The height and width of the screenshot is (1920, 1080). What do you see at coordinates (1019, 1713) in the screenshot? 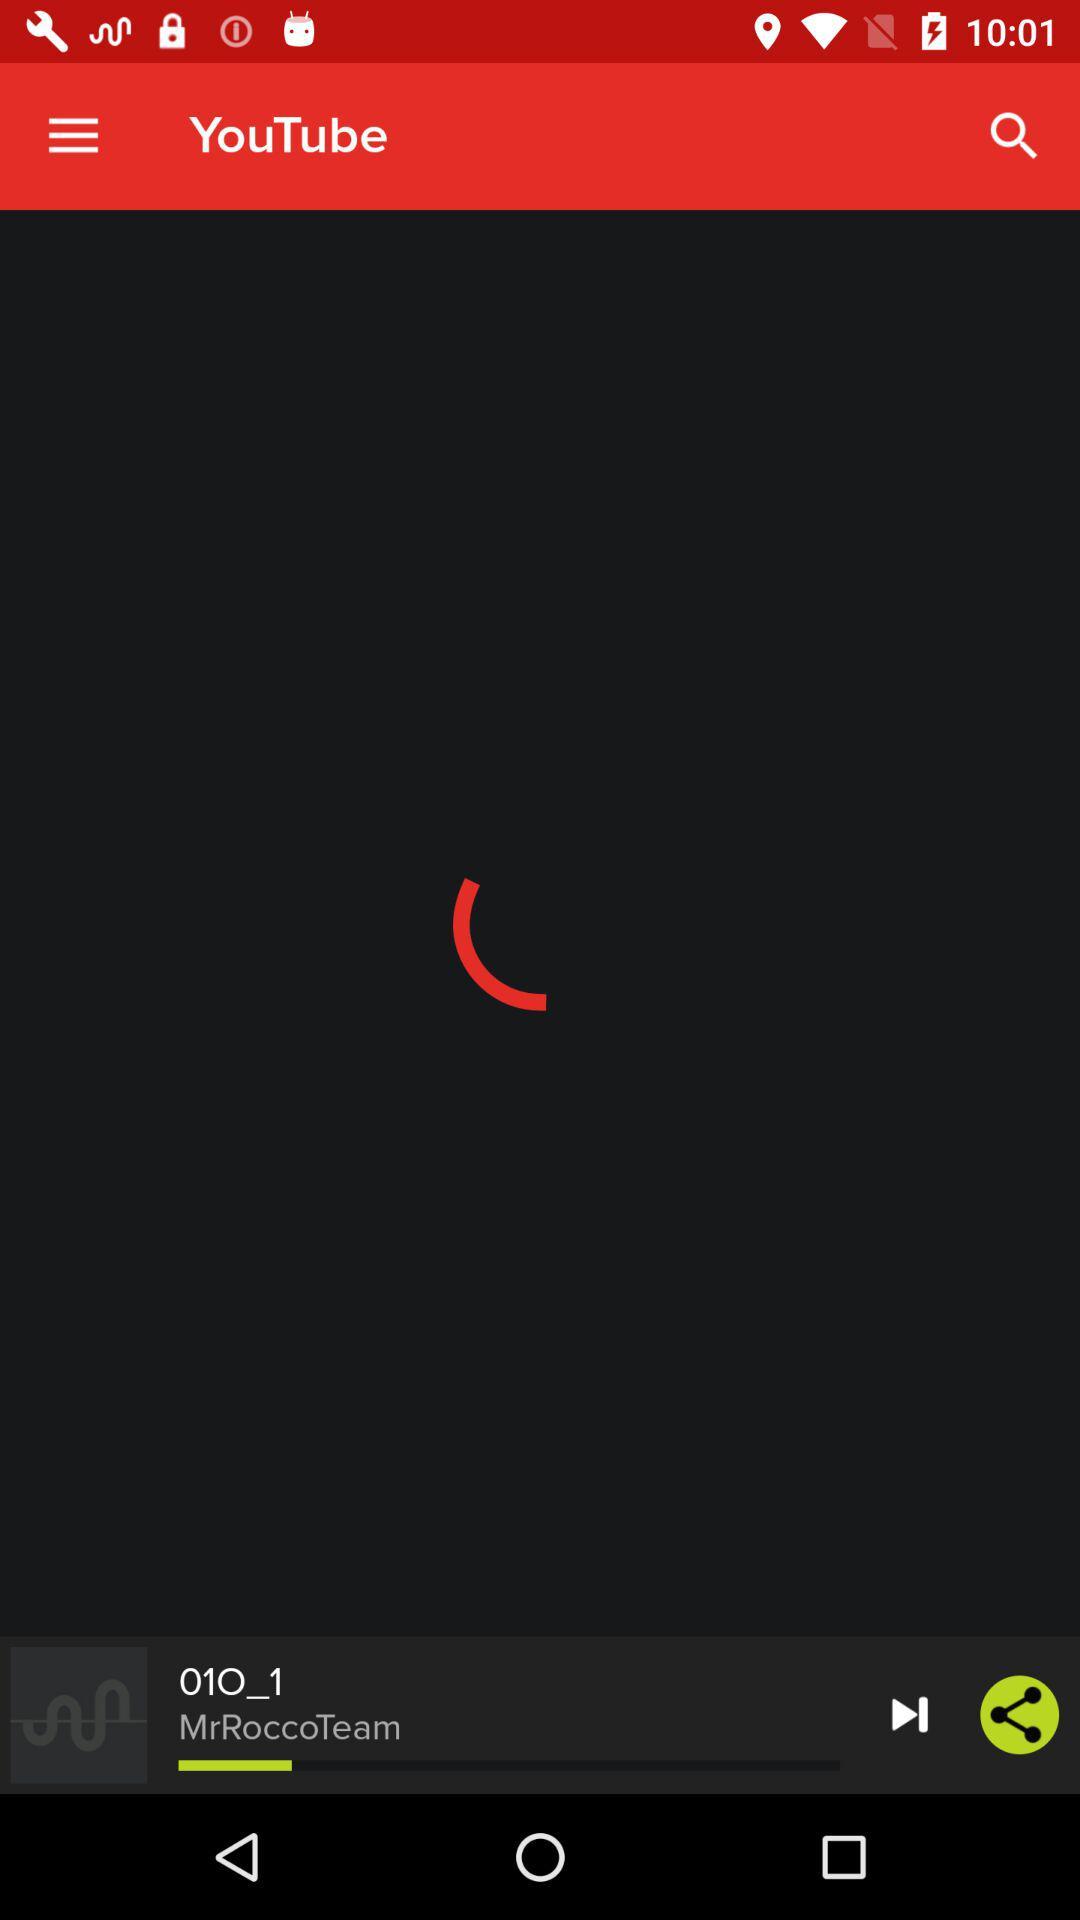
I see `the share icon` at bounding box center [1019, 1713].